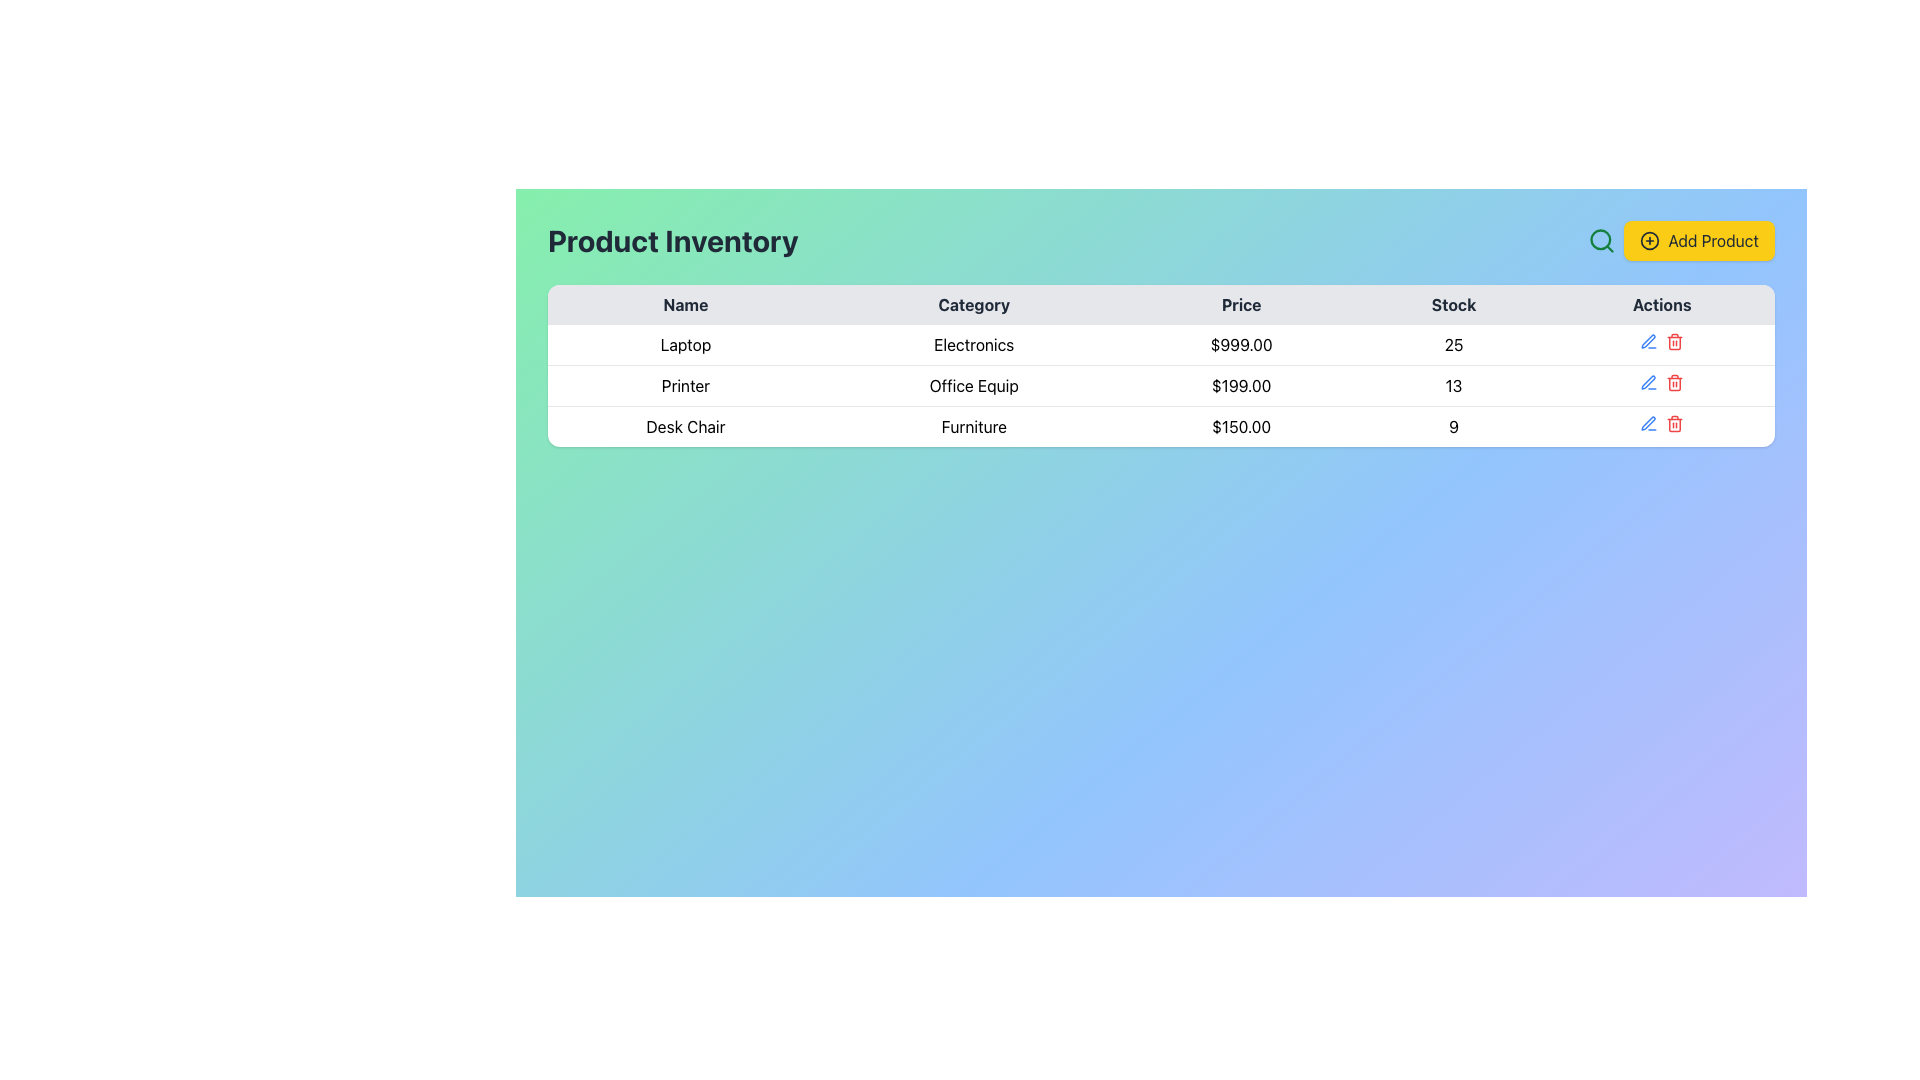 The width and height of the screenshot is (1920, 1080). Describe the element at coordinates (974, 425) in the screenshot. I see `the 'Furniture' text label in the third row of the table under the 'Category' column, which is located between 'Desk Chair' and '$150.00'` at that location.